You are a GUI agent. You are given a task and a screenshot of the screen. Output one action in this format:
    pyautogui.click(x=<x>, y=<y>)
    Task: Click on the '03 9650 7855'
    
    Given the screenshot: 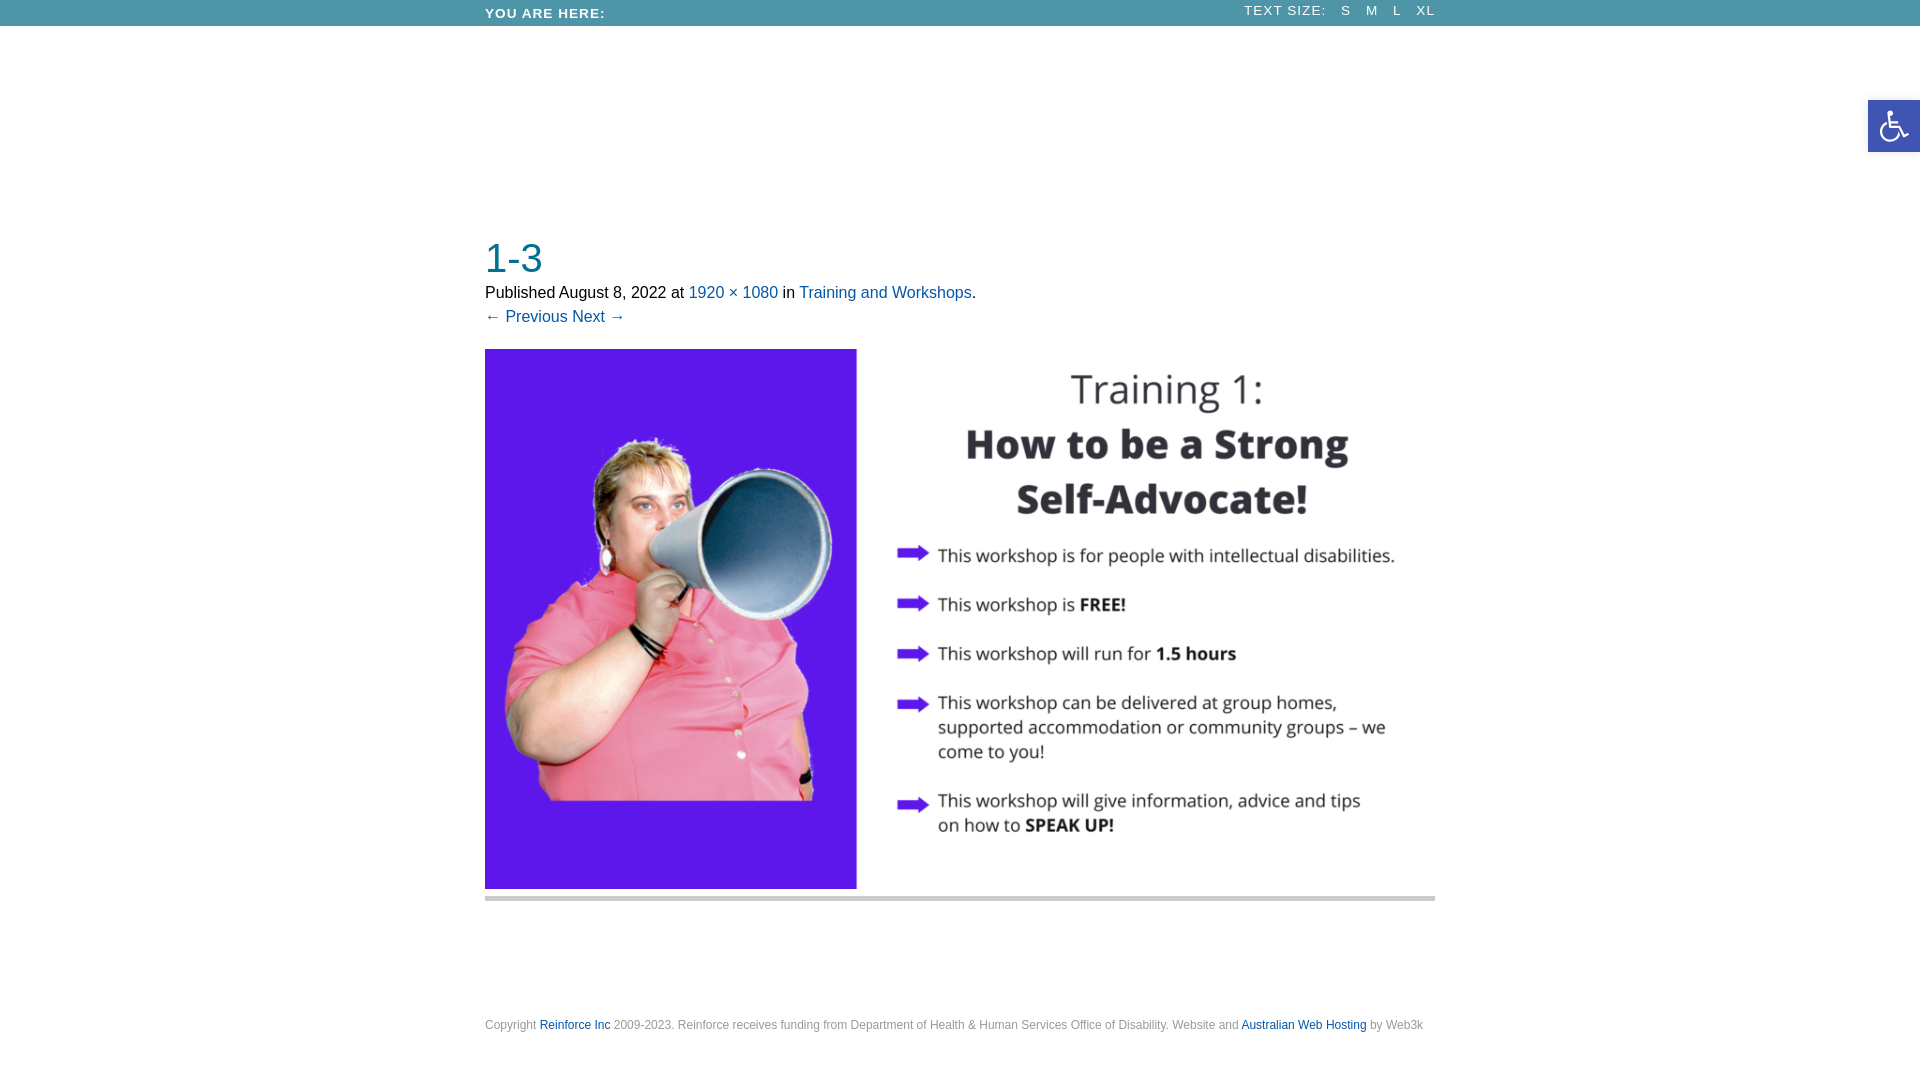 What is the action you would take?
    pyautogui.click(x=637, y=964)
    